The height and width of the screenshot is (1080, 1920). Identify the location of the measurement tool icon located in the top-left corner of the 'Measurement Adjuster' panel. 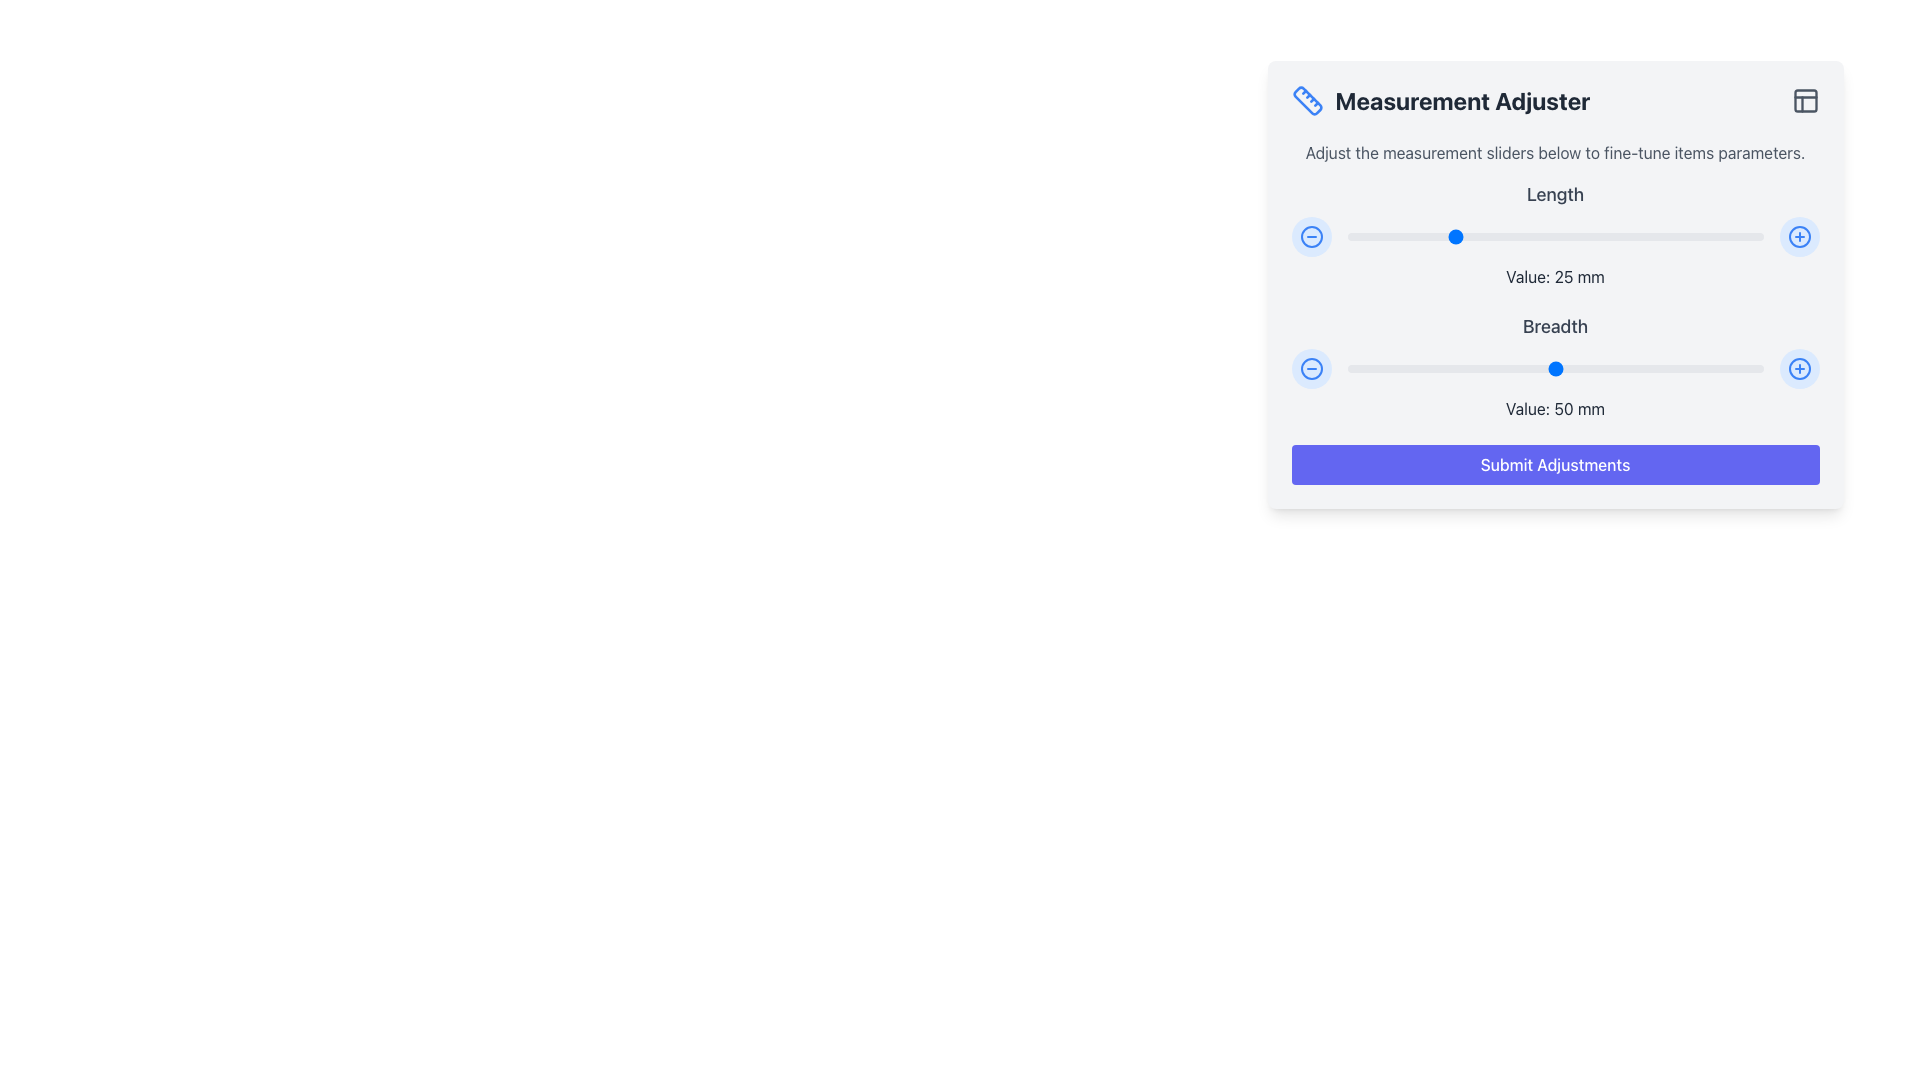
(1307, 100).